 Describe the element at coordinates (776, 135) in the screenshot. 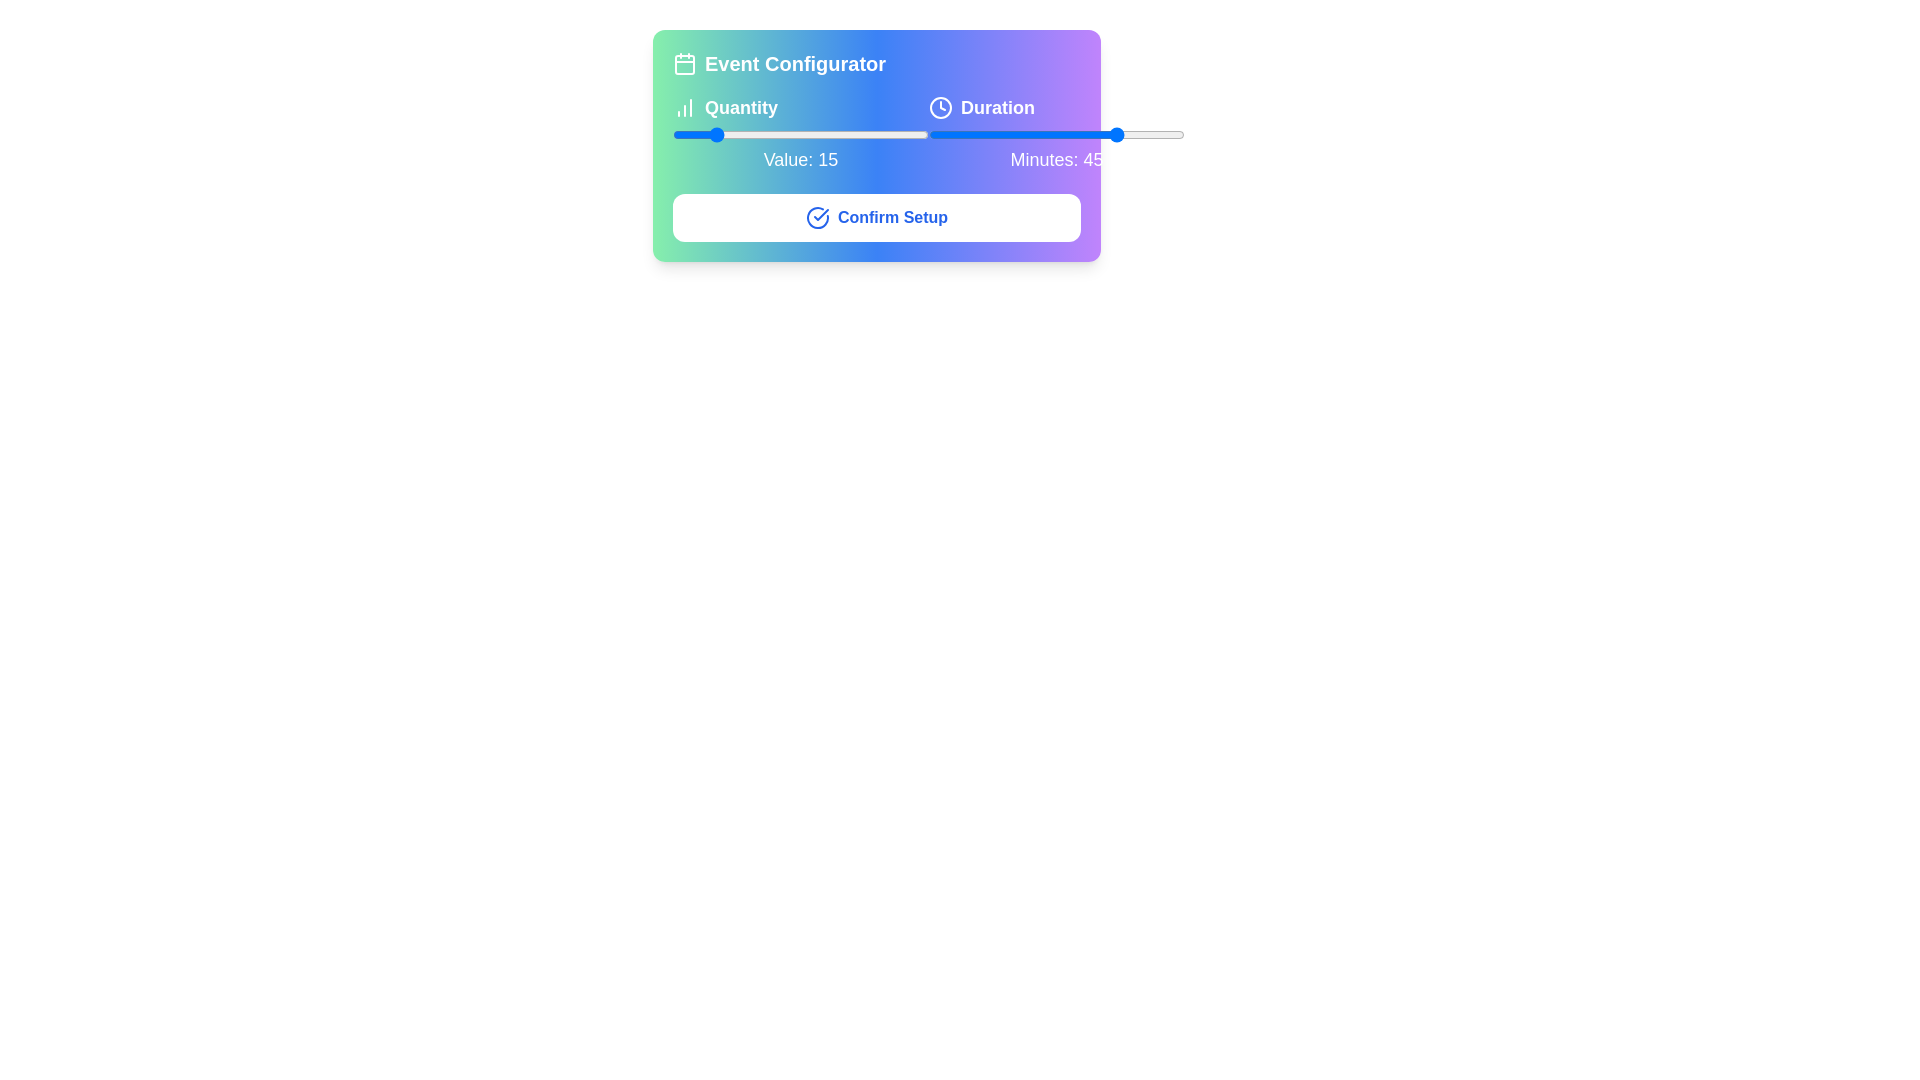

I see `the quantity slider` at that location.